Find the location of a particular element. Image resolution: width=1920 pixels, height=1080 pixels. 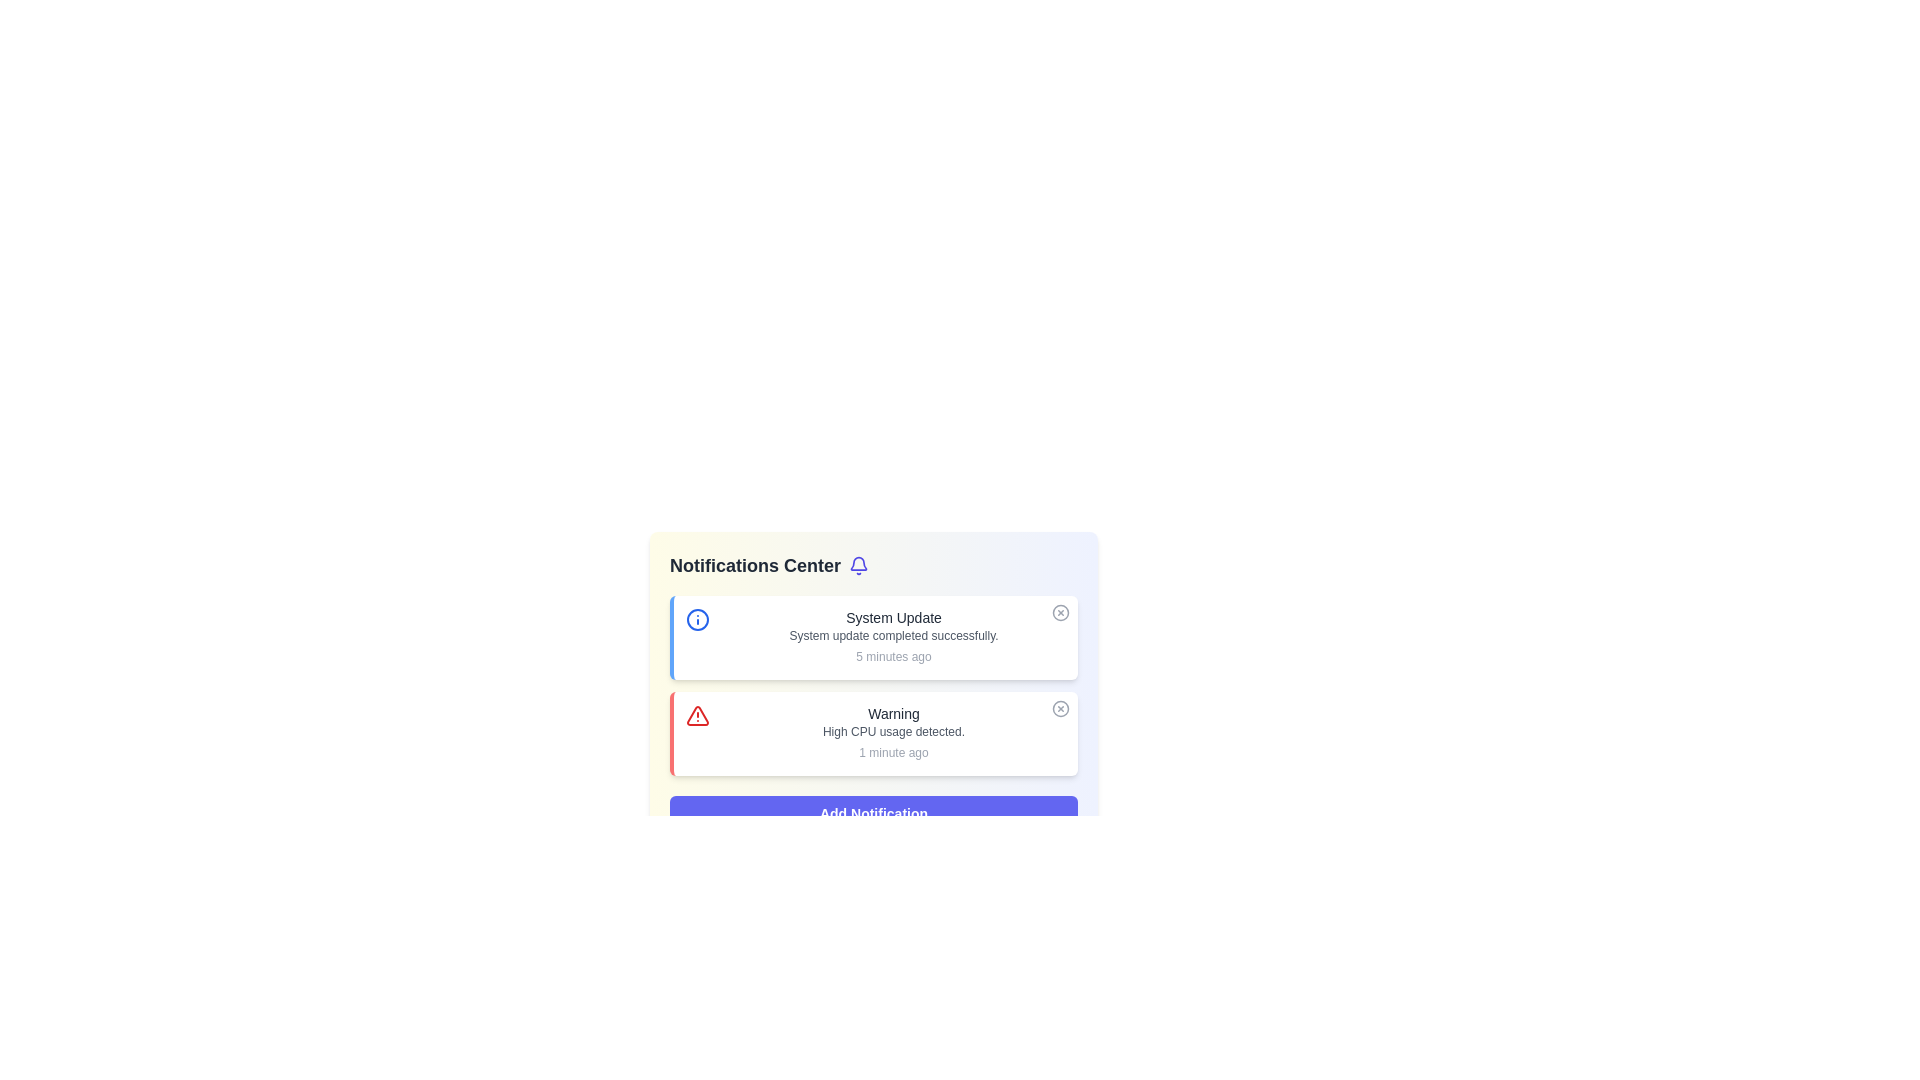

the static text element confirming the successful completion of a system update, which is located below the heading 'System Update' and above the text '5 minutes ago' in the notifications center is located at coordinates (892, 636).